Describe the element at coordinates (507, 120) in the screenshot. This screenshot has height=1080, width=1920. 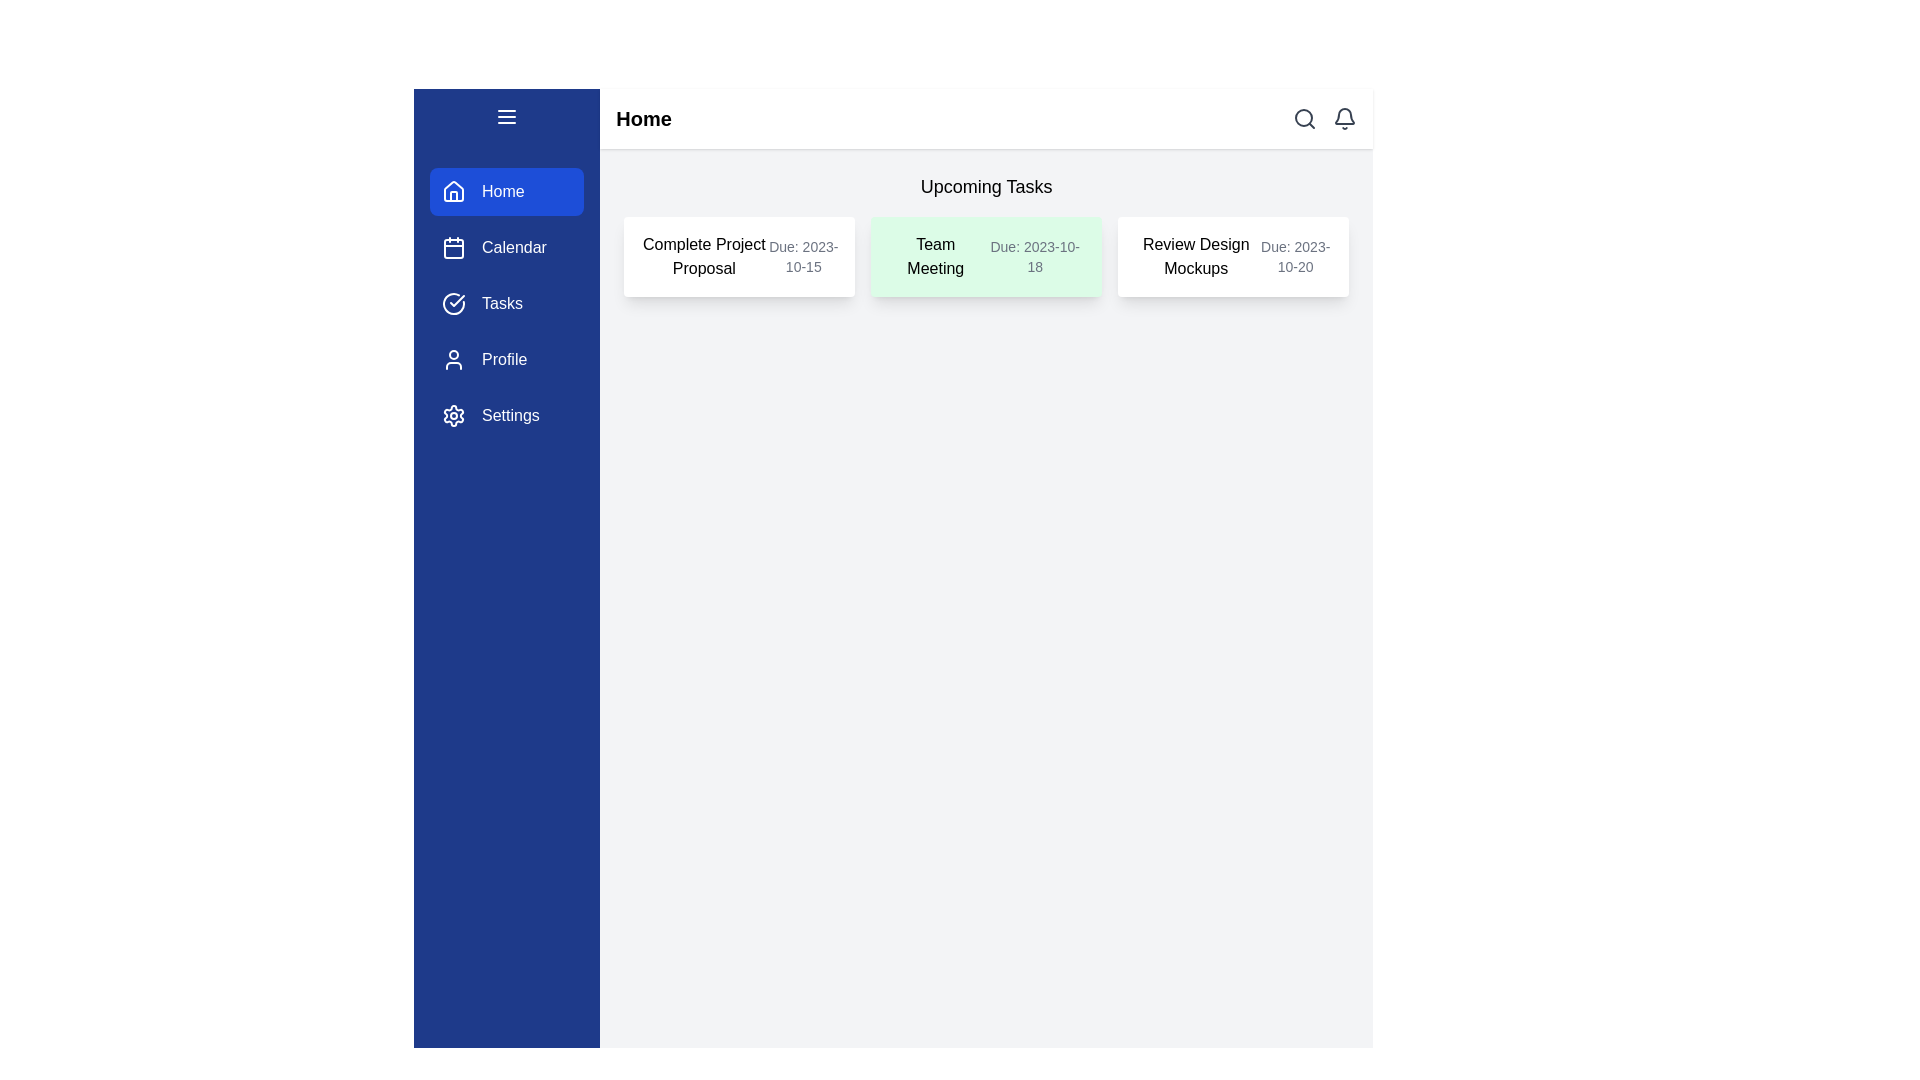
I see `the menu toggle button located at the top-left corner of the blue sidebar, above the navigation options such as 'Home,' 'Calendar,' and 'Tasks.'` at that location.